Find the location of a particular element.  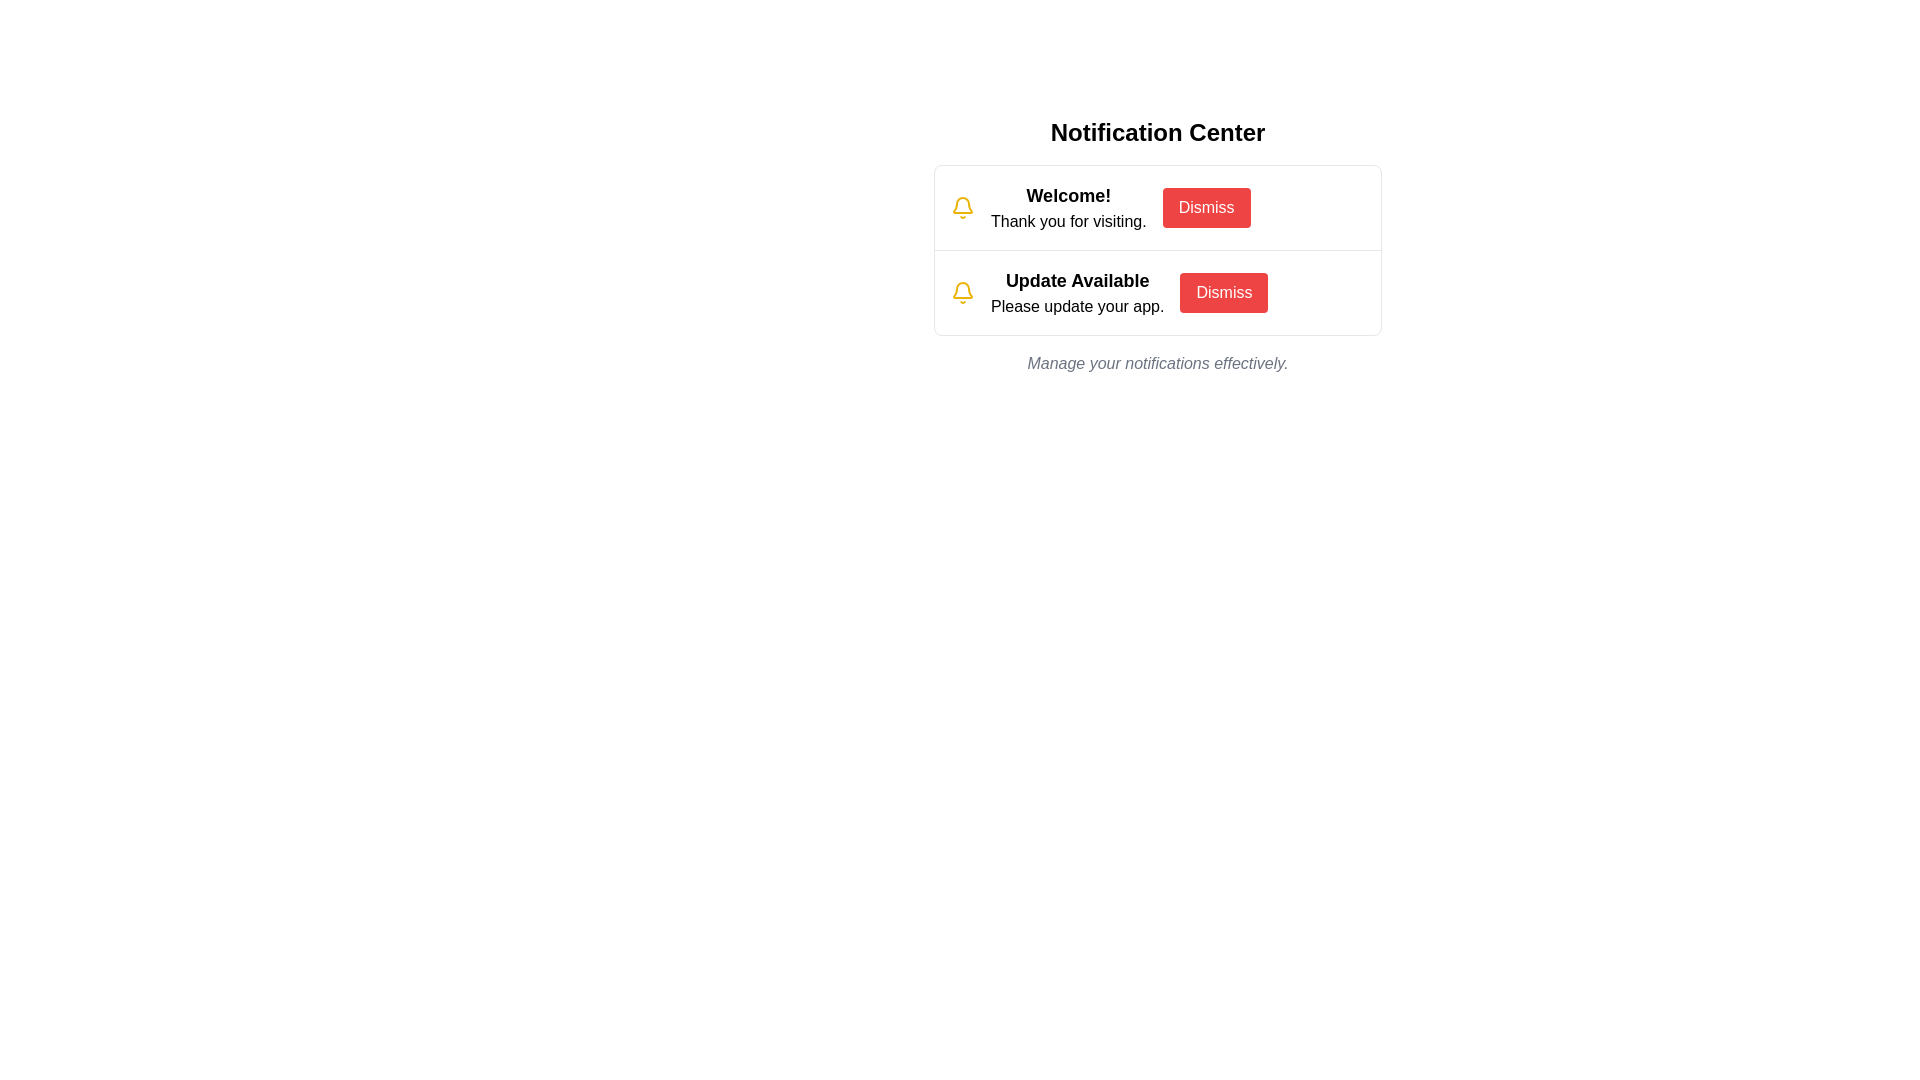

the dismiss button located at the top right corner of the notification card that contains the update notification is located at coordinates (1223, 293).